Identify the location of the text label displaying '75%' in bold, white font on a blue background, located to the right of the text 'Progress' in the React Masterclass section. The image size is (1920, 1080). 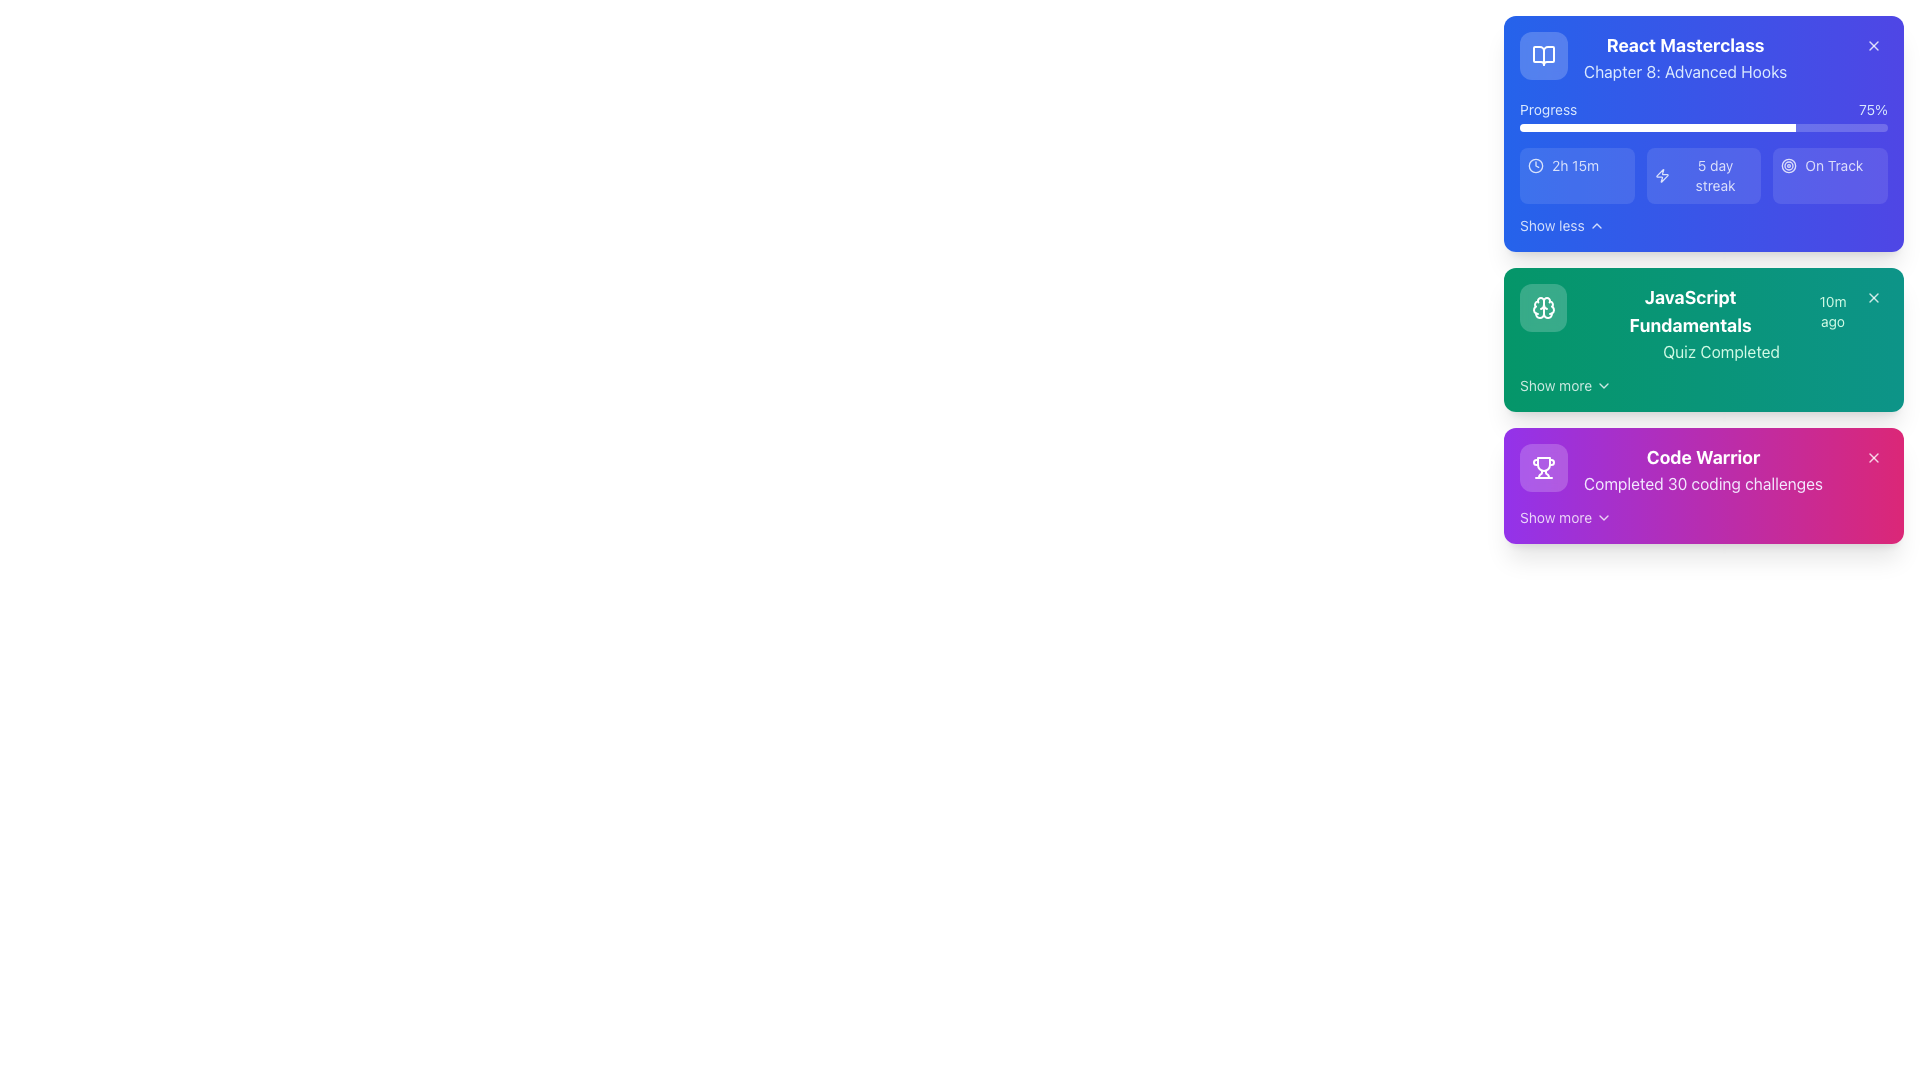
(1872, 110).